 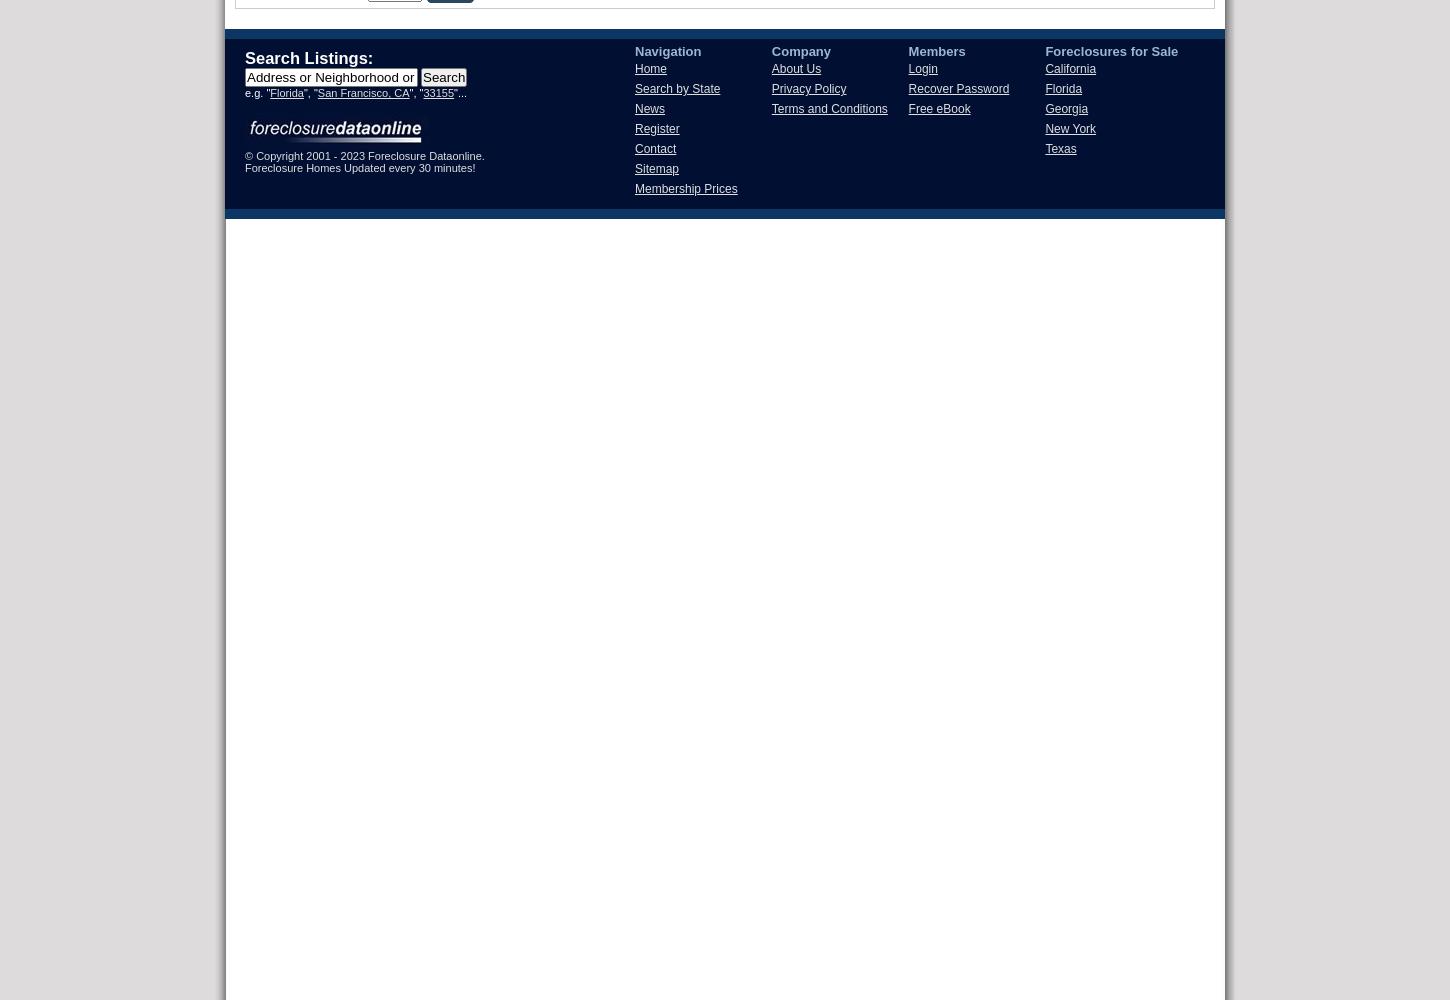 What do you see at coordinates (316, 92) in the screenshot?
I see `'San Francisco, CA'` at bounding box center [316, 92].